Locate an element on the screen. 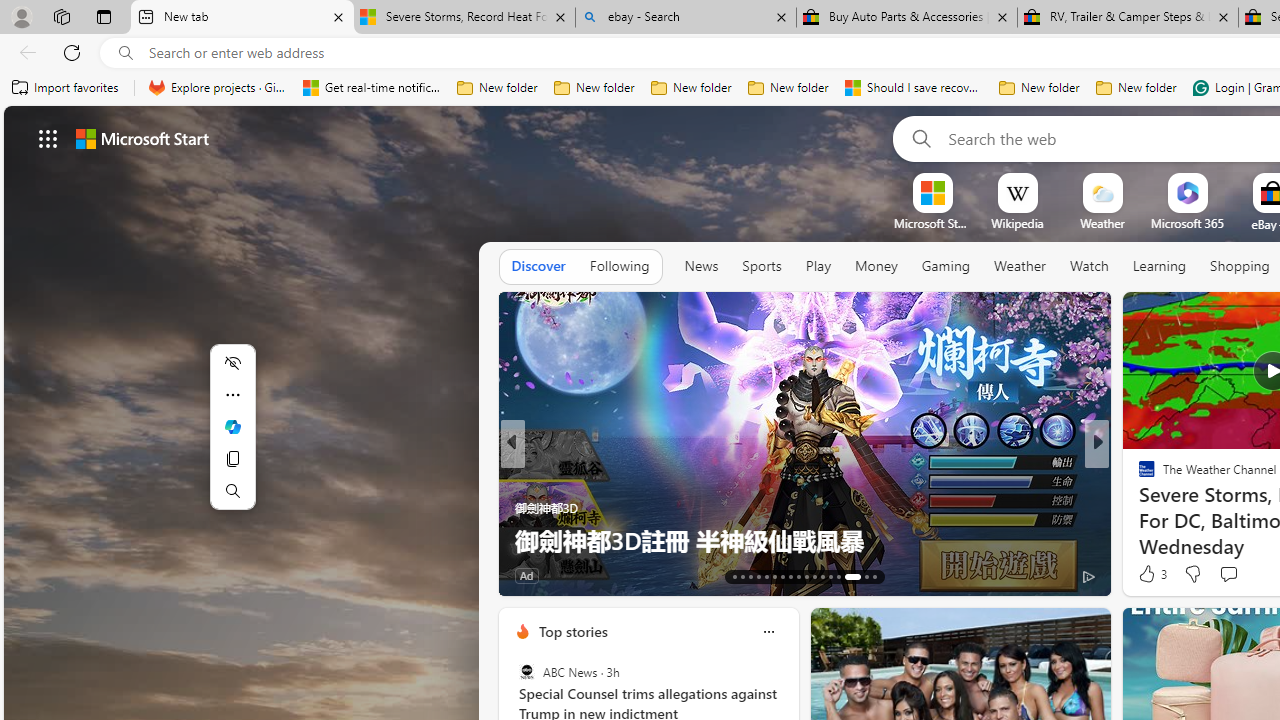 This screenshot has height=720, width=1280. 'AutomationID: tab-16' is located at coordinates (757, 577).